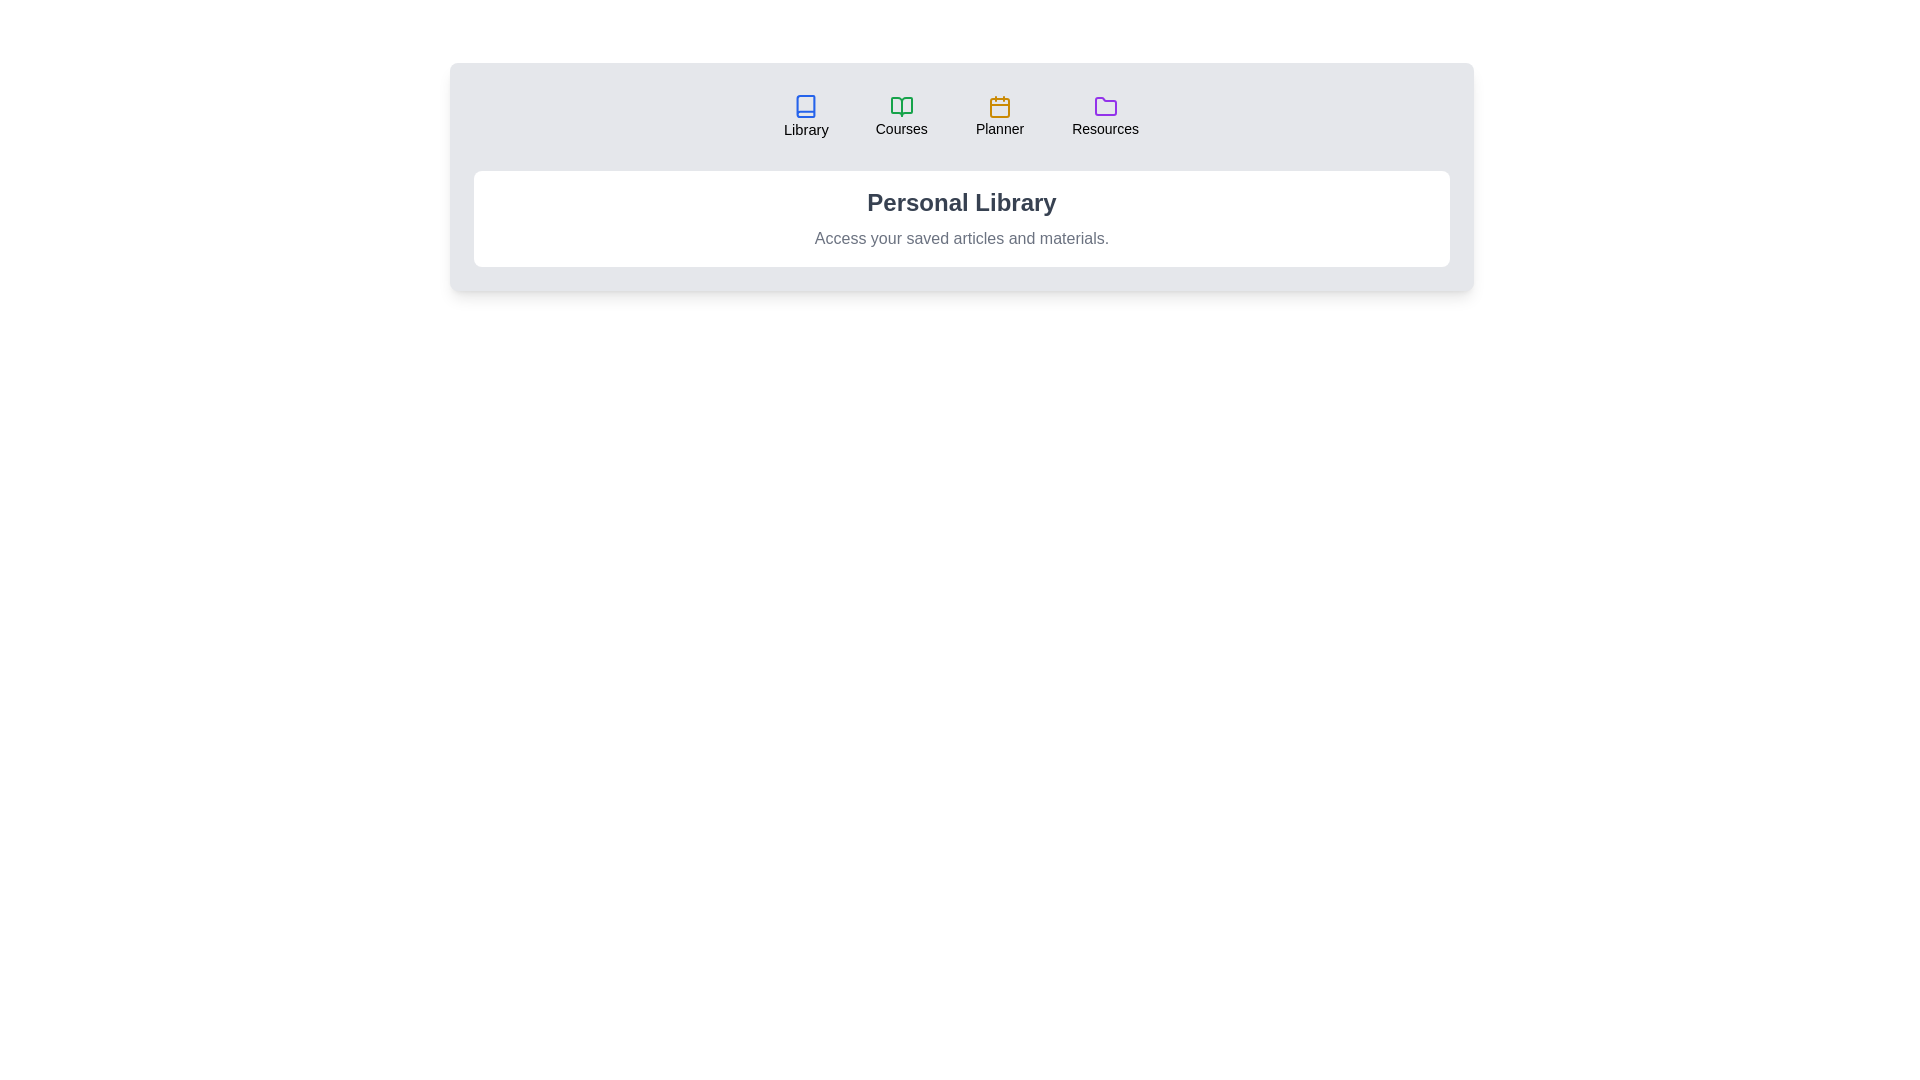 This screenshot has width=1920, height=1080. Describe the element at coordinates (806, 116) in the screenshot. I see `the tab labeled Library by clicking on it` at that location.